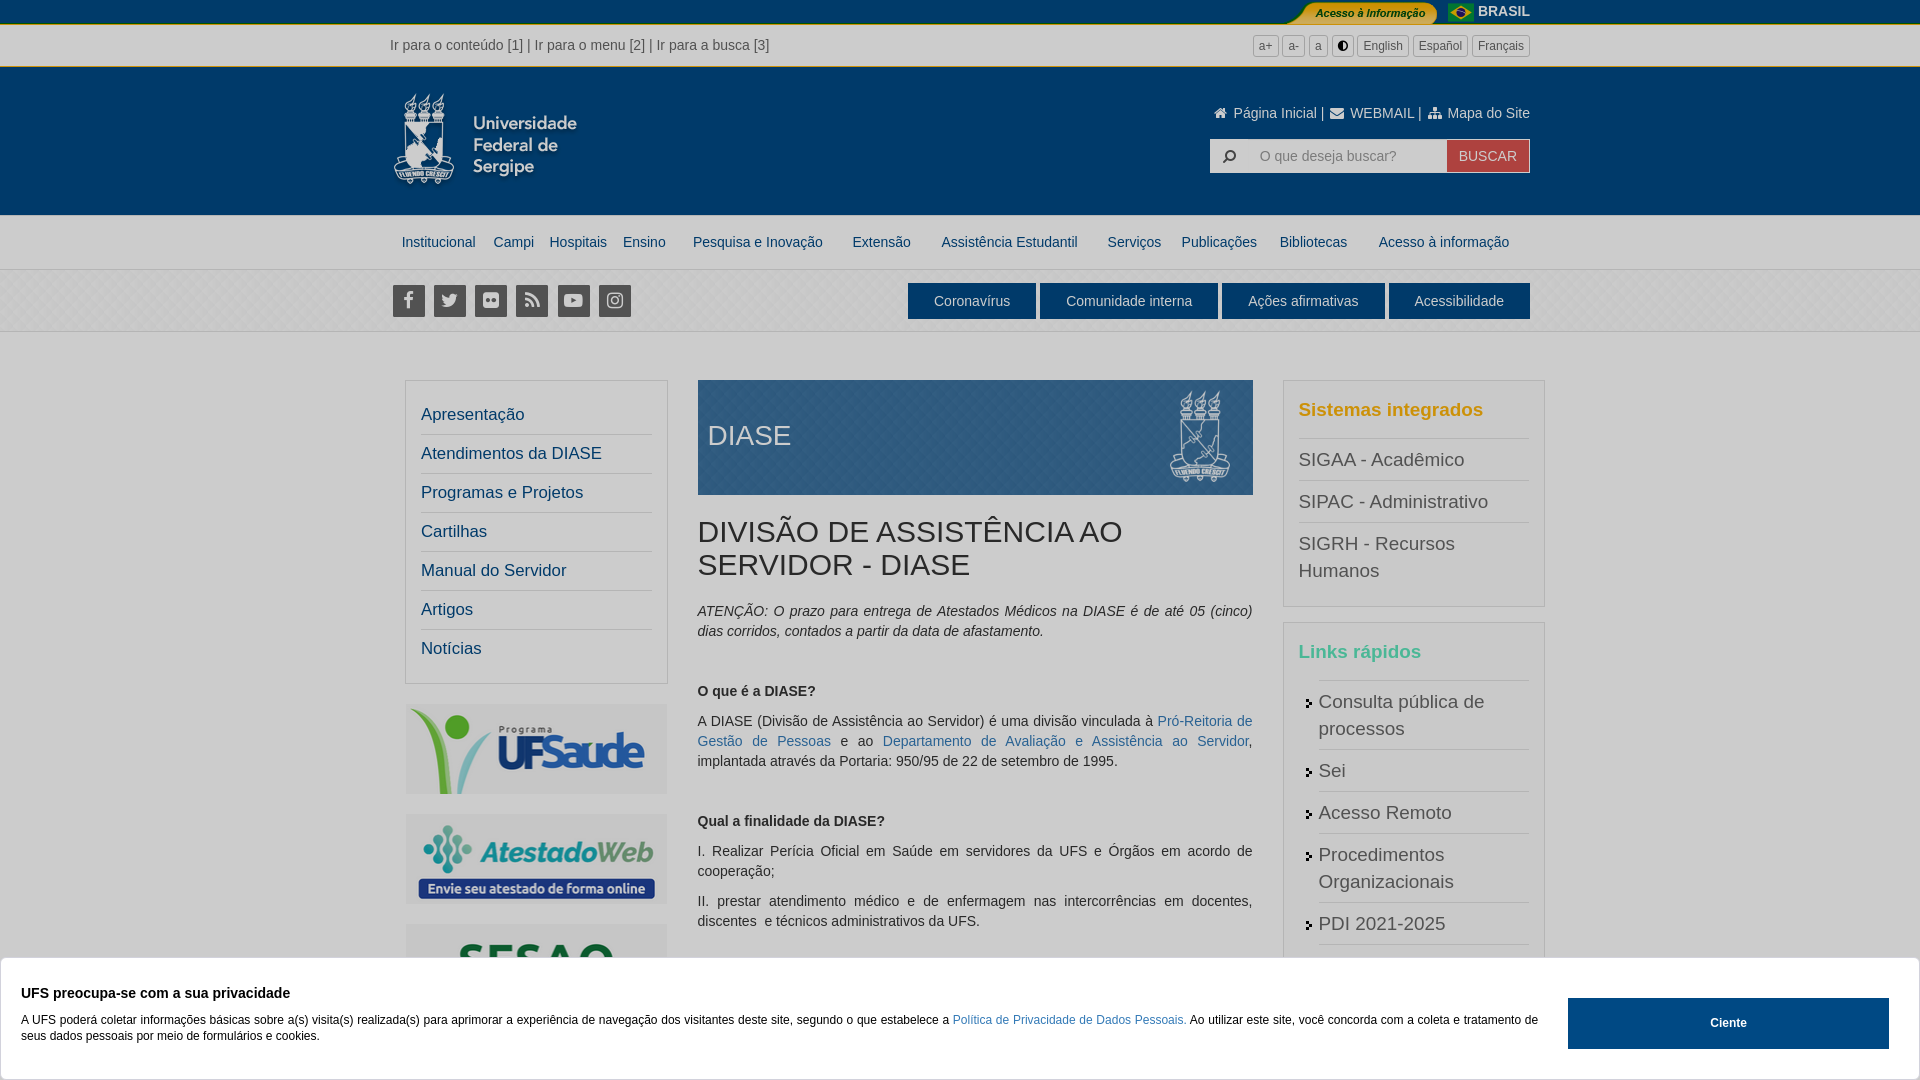 The width and height of the screenshot is (1920, 1080). I want to click on 'English', so click(1381, 45).